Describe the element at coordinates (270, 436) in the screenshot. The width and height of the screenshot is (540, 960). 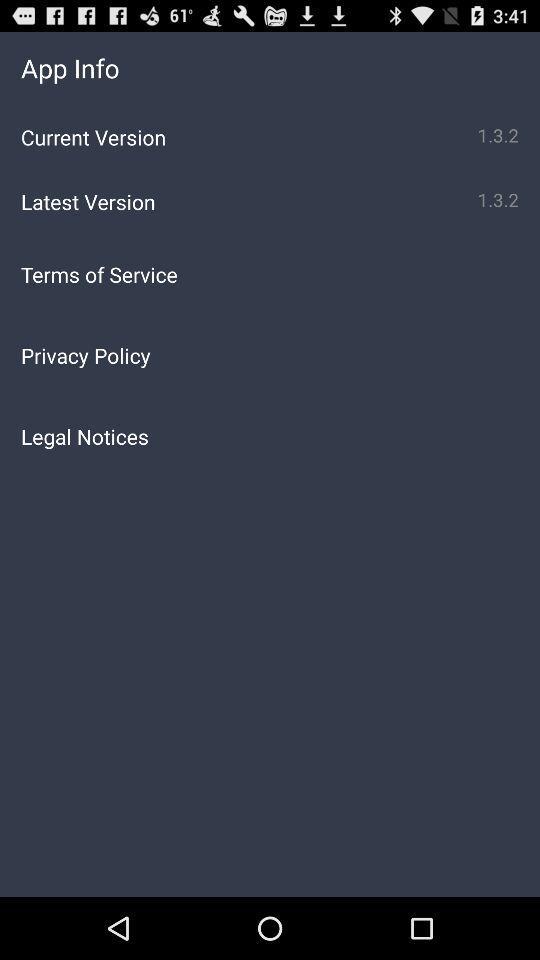
I see `legal notices app` at that location.